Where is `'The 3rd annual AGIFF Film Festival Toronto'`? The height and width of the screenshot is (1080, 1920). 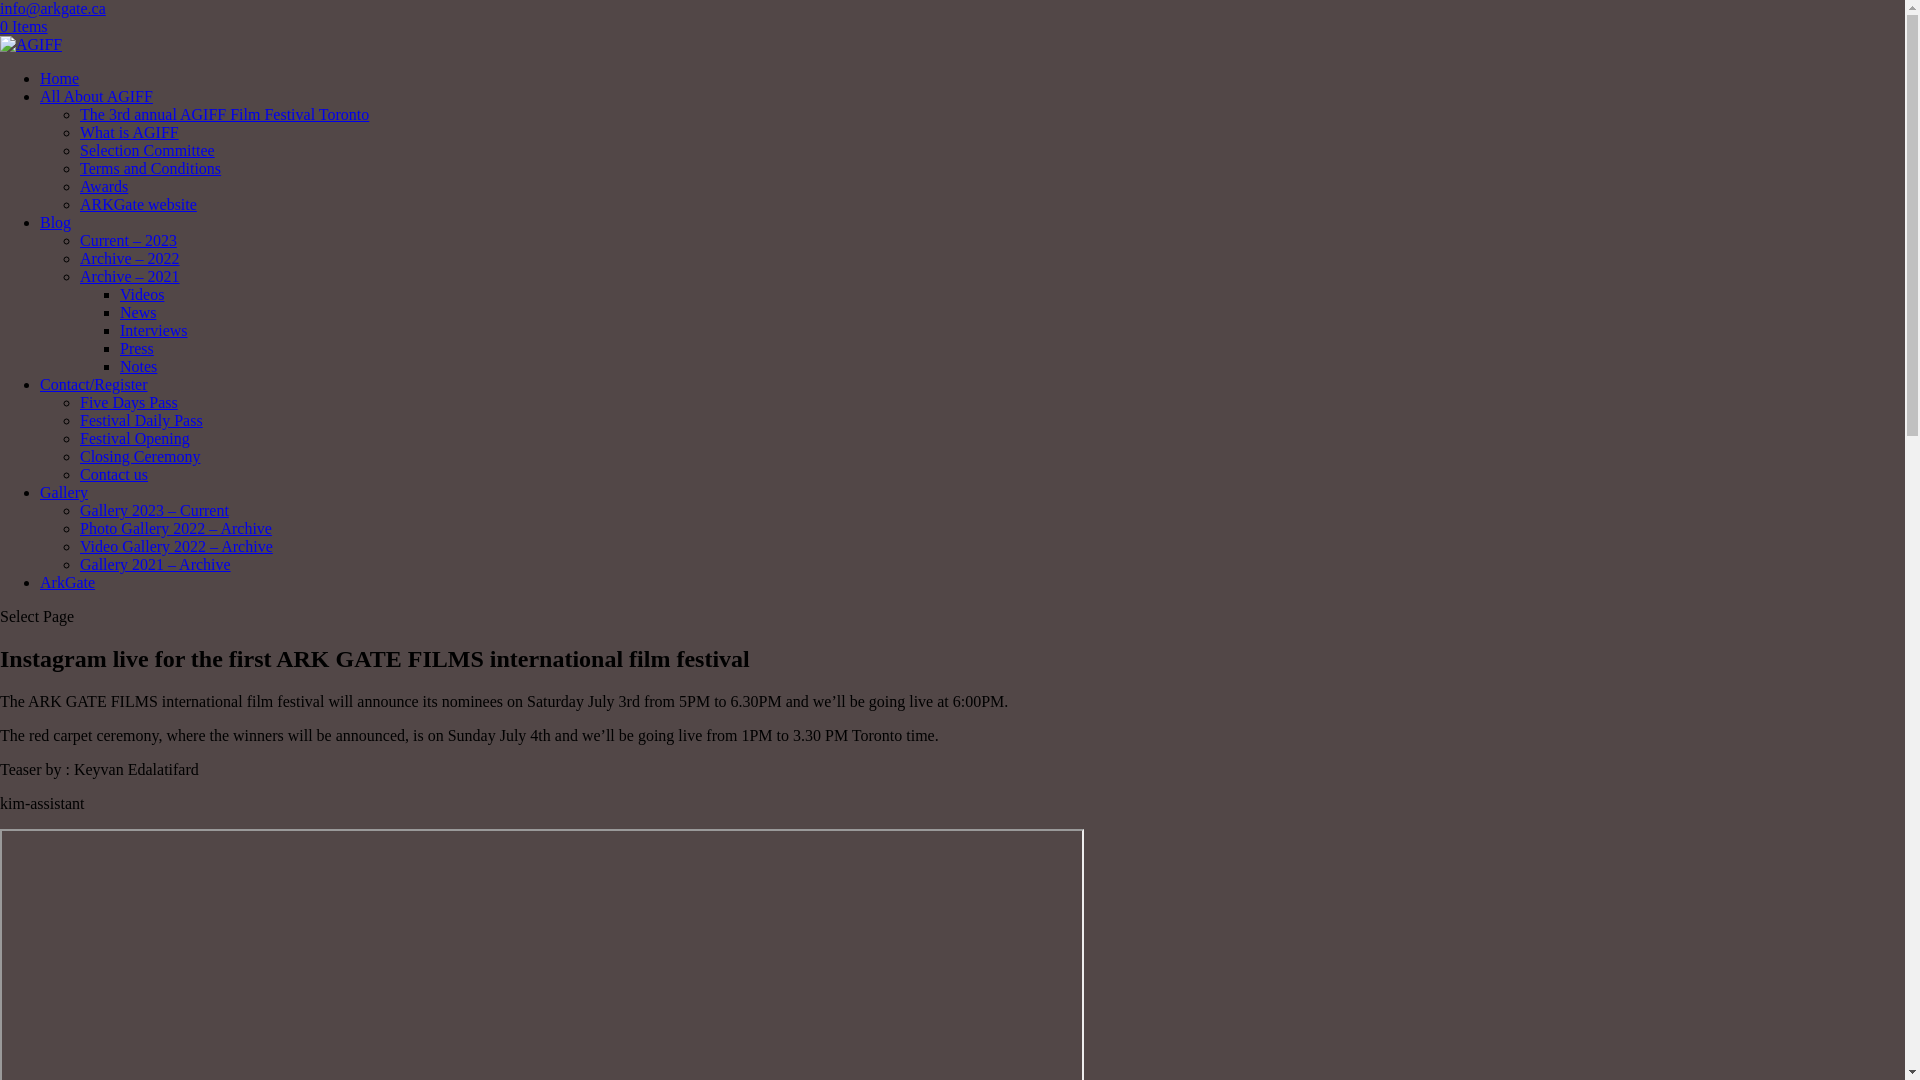 'The 3rd annual AGIFF Film Festival Toronto' is located at coordinates (224, 114).